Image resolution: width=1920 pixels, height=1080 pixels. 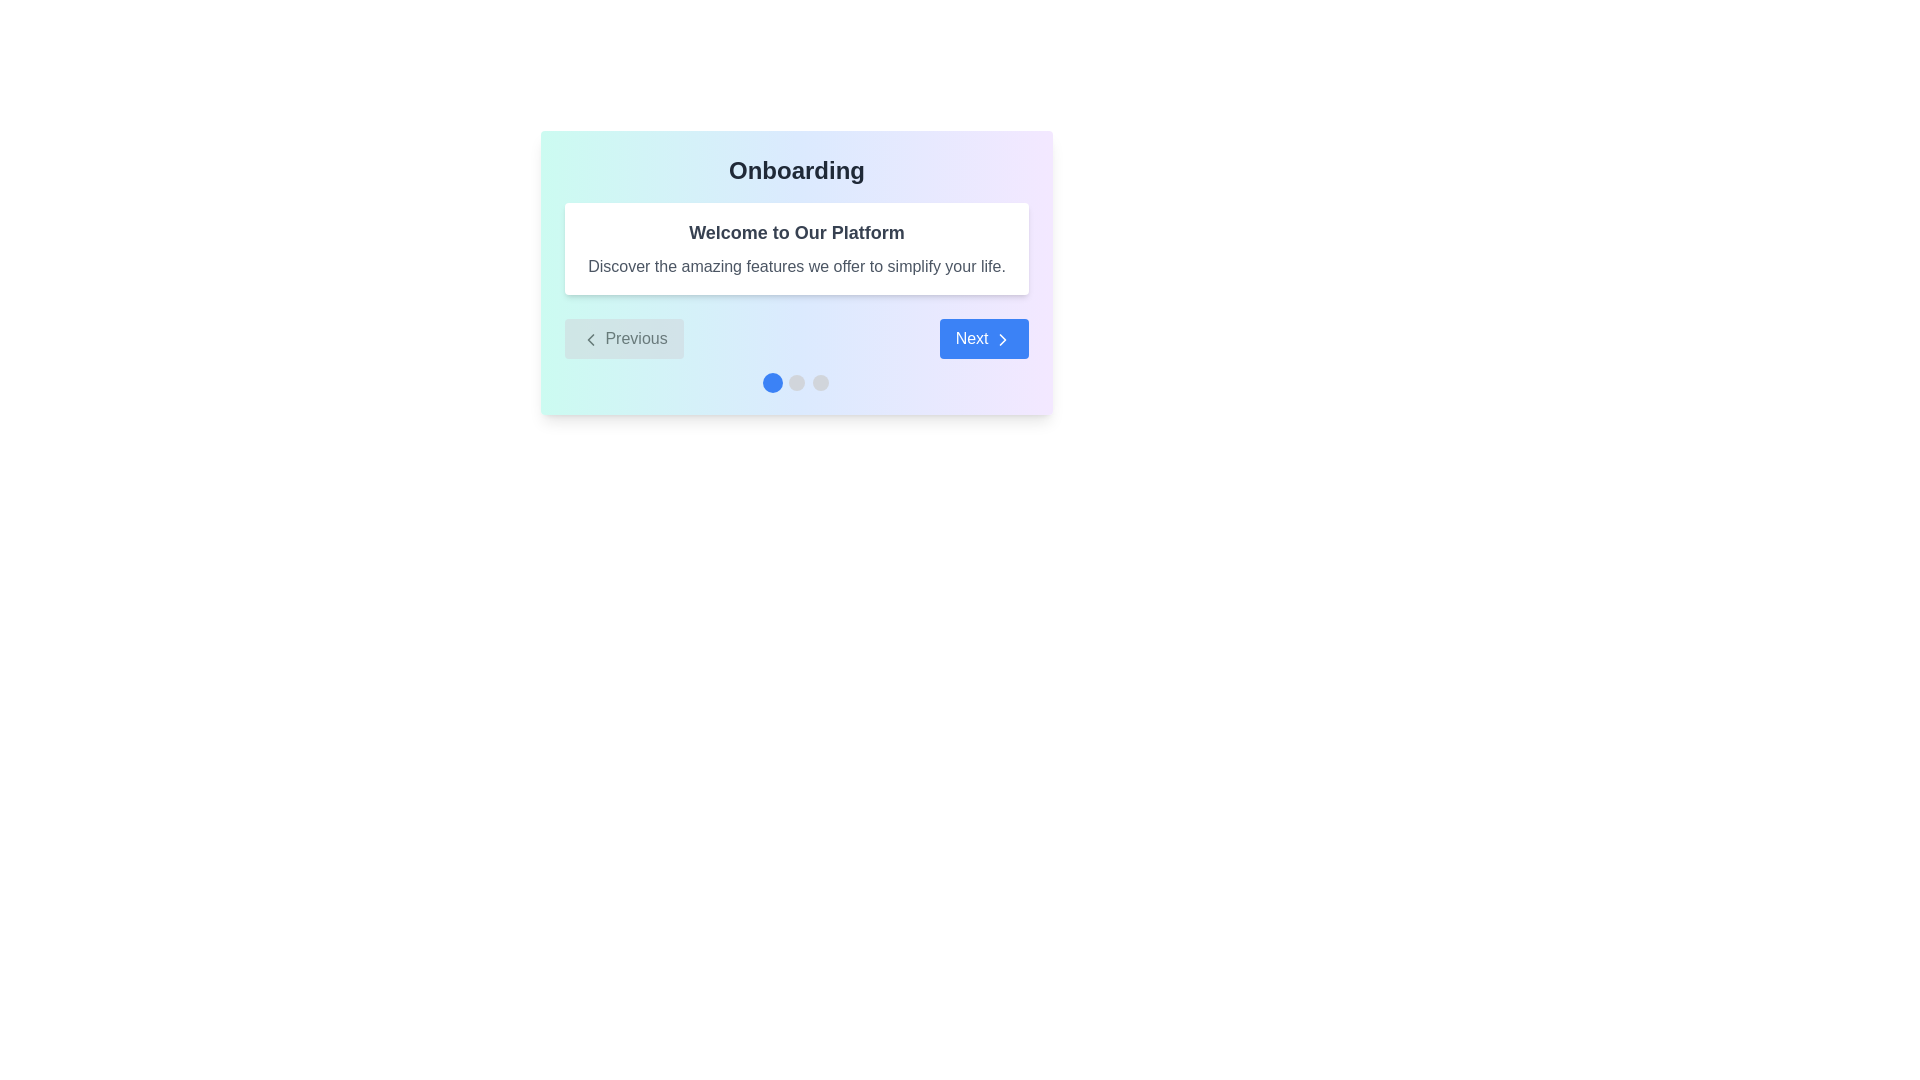 What do you see at coordinates (623, 338) in the screenshot?
I see `the 'Previous' button, which is a rectangular button with a light gray background that darkens on hover and contains a leftward arrow icon preceding the text` at bounding box center [623, 338].